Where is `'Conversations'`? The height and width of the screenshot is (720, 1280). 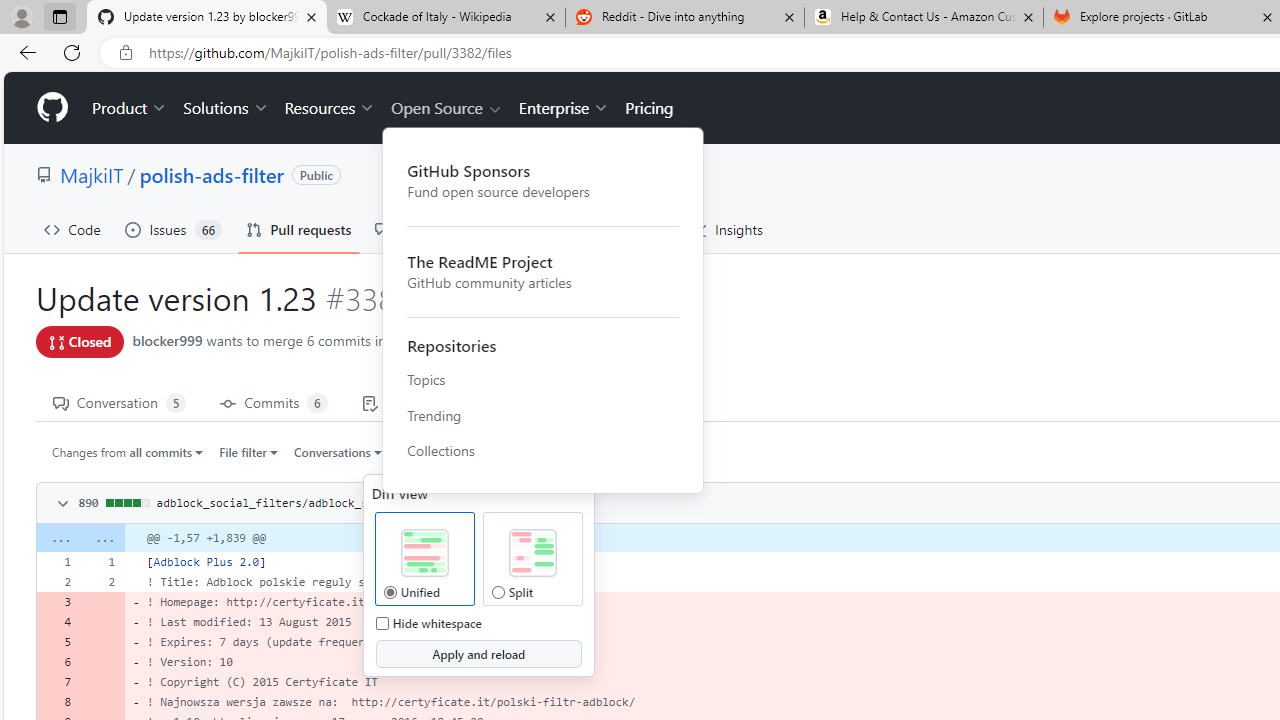
'Conversations' is located at coordinates (338, 451).